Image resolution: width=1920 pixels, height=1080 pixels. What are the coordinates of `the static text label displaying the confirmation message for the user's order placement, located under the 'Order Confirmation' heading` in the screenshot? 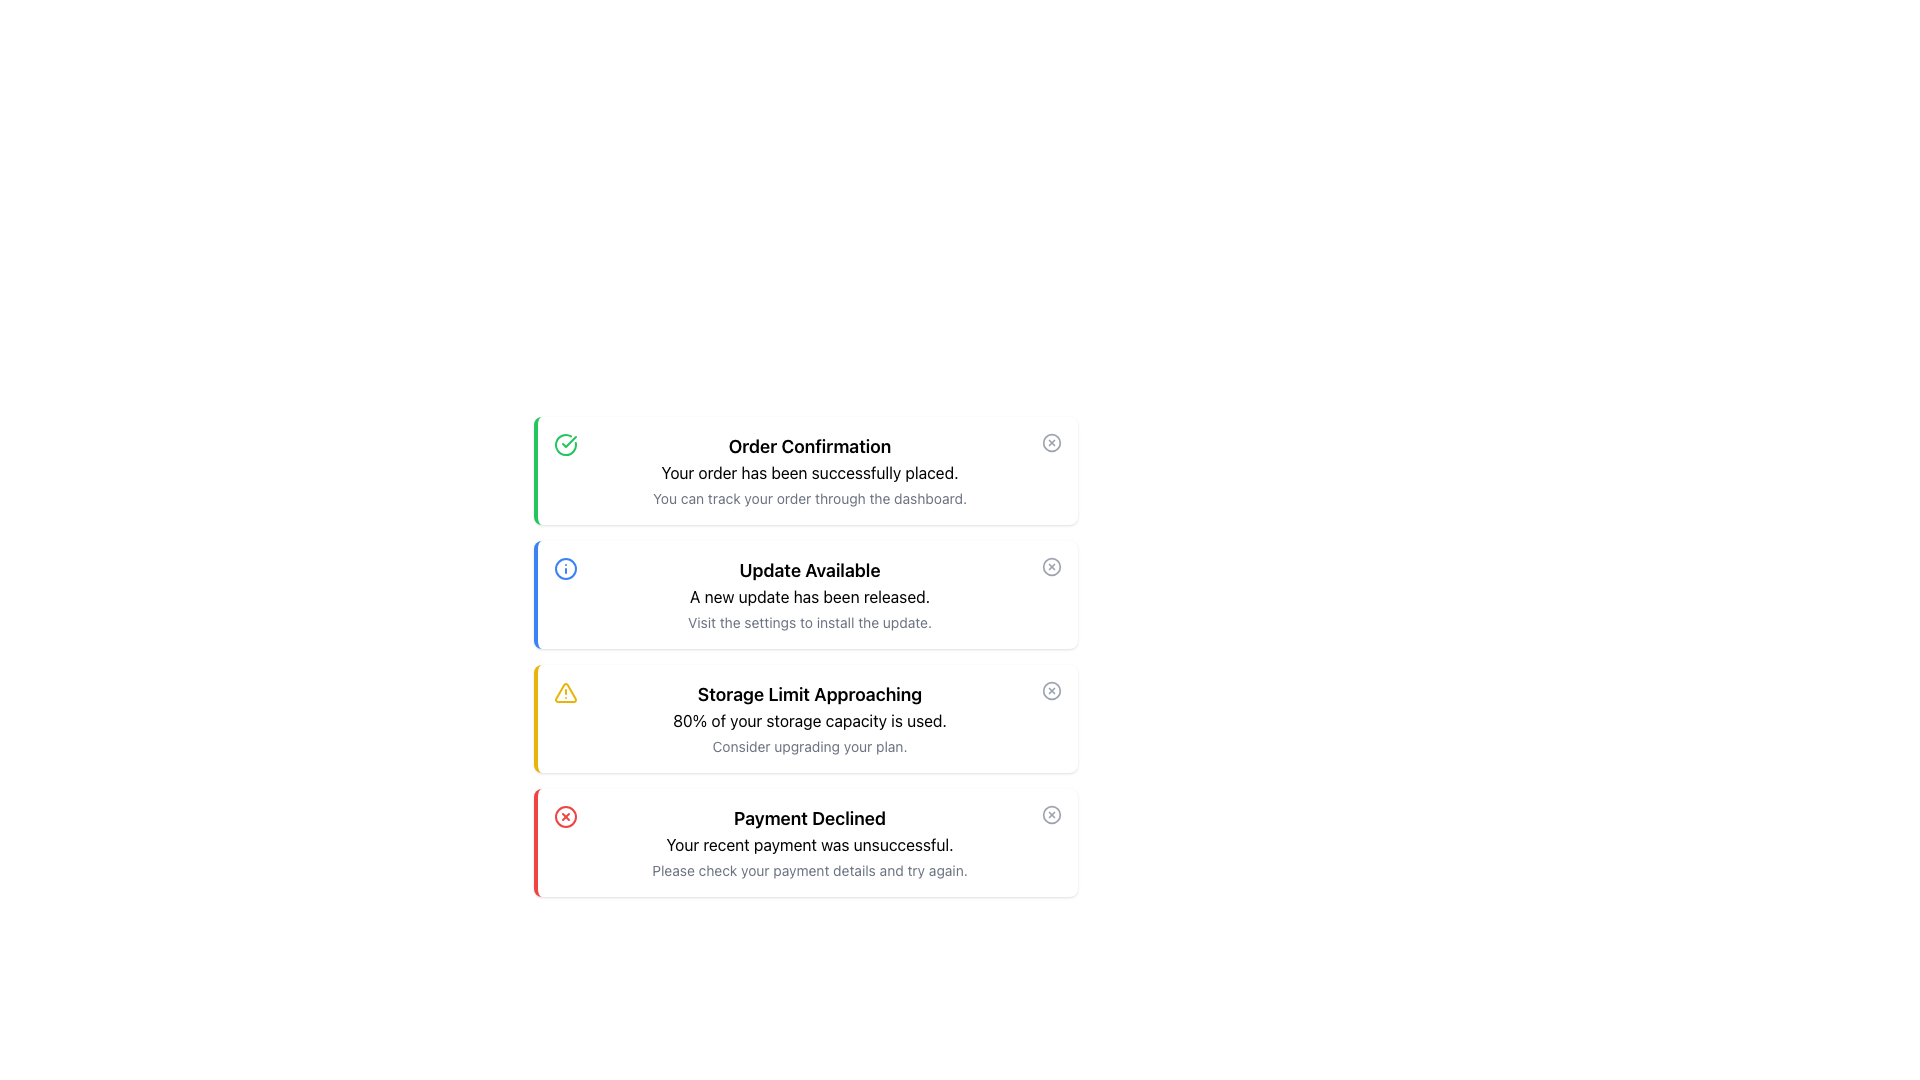 It's located at (810, 473).